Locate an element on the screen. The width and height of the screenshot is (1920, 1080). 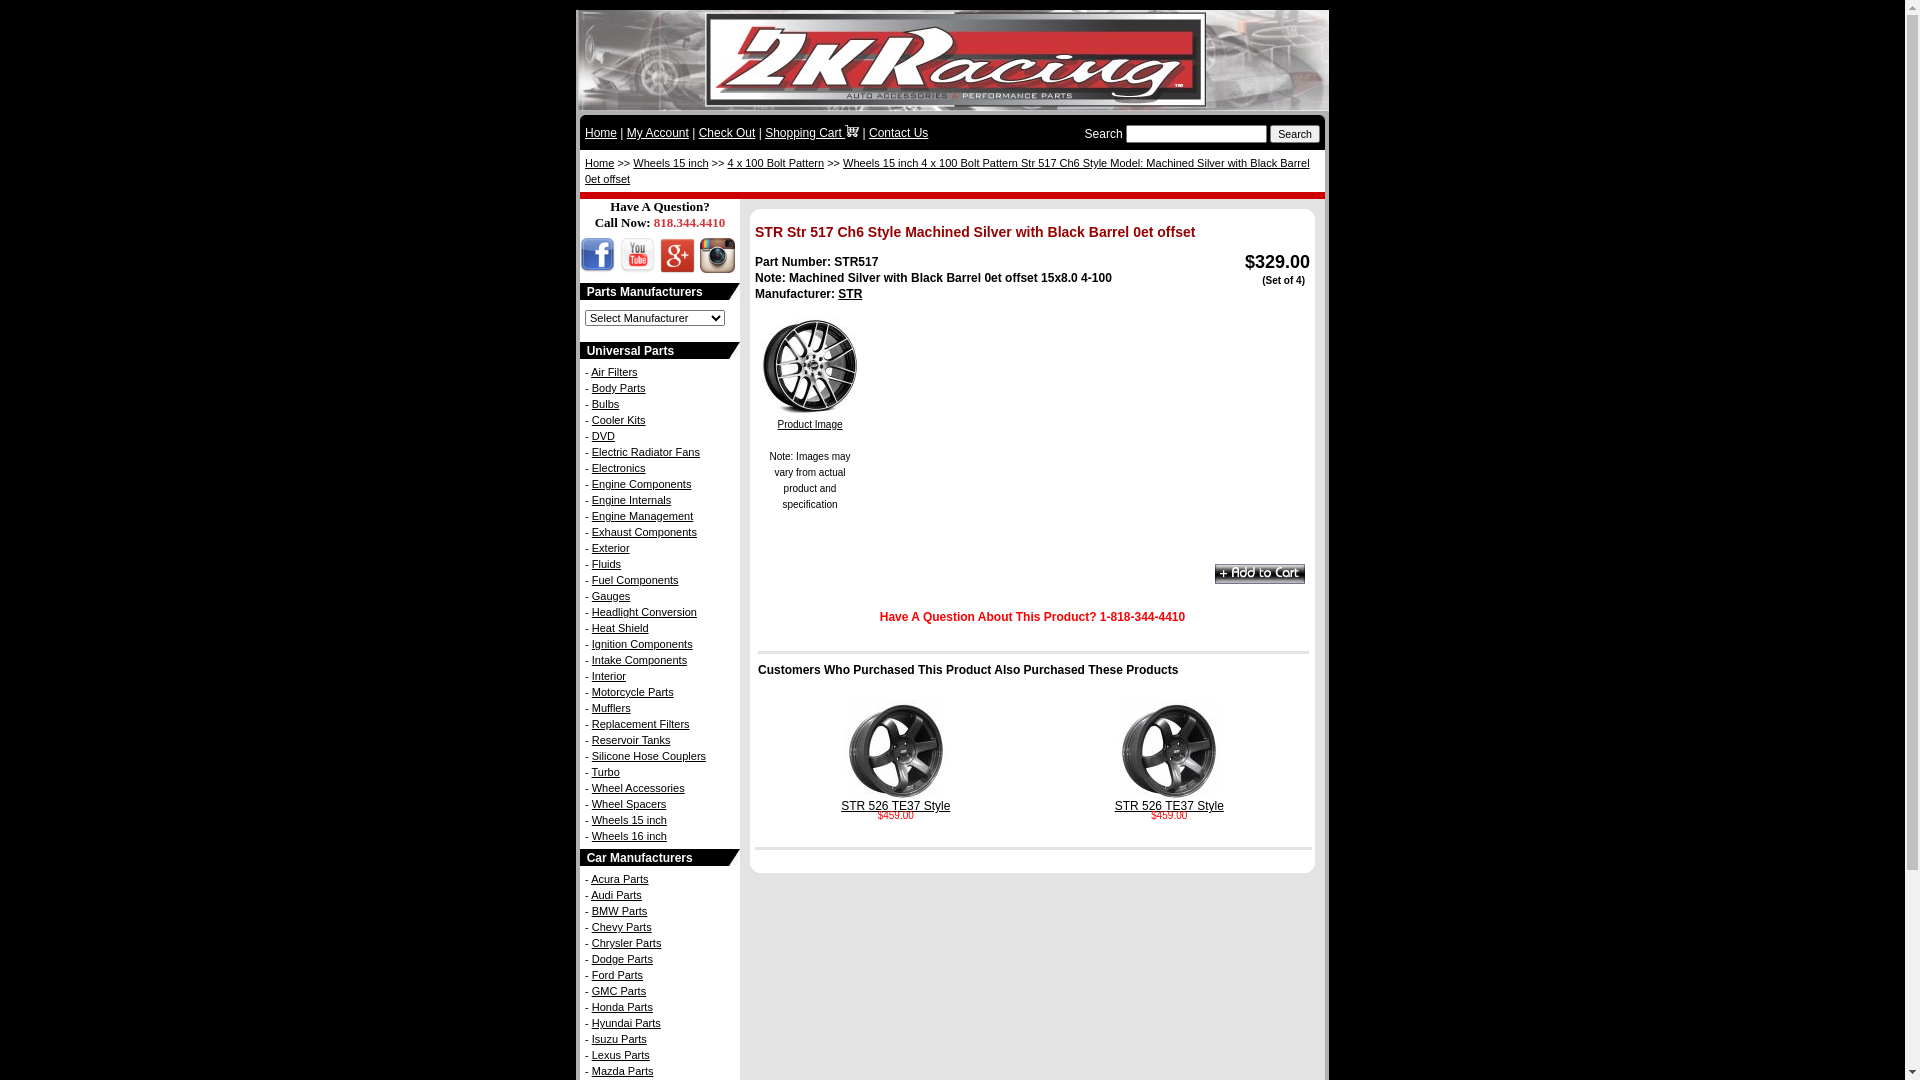
'Audi Parts' is located at coordinates (615, 893).